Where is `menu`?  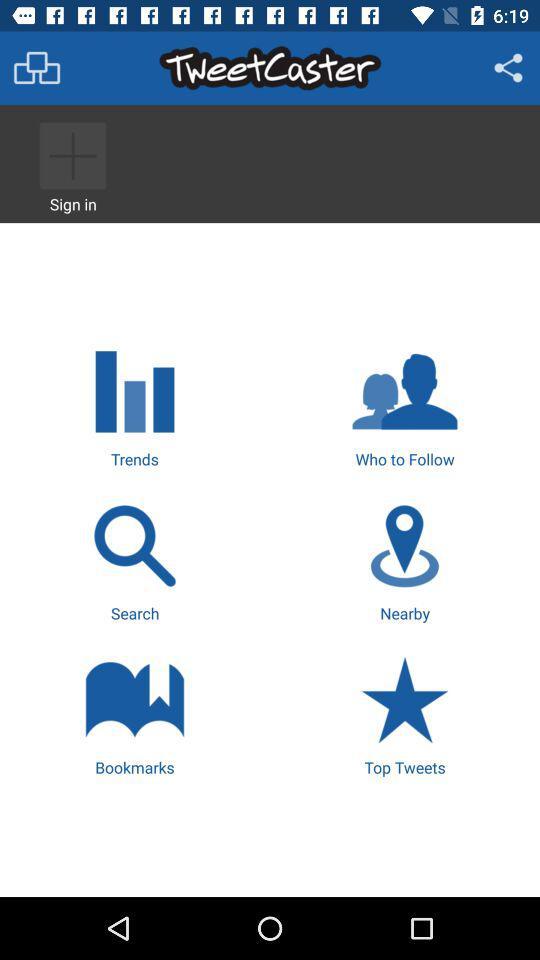
menu is located at coordinates (36, 68).